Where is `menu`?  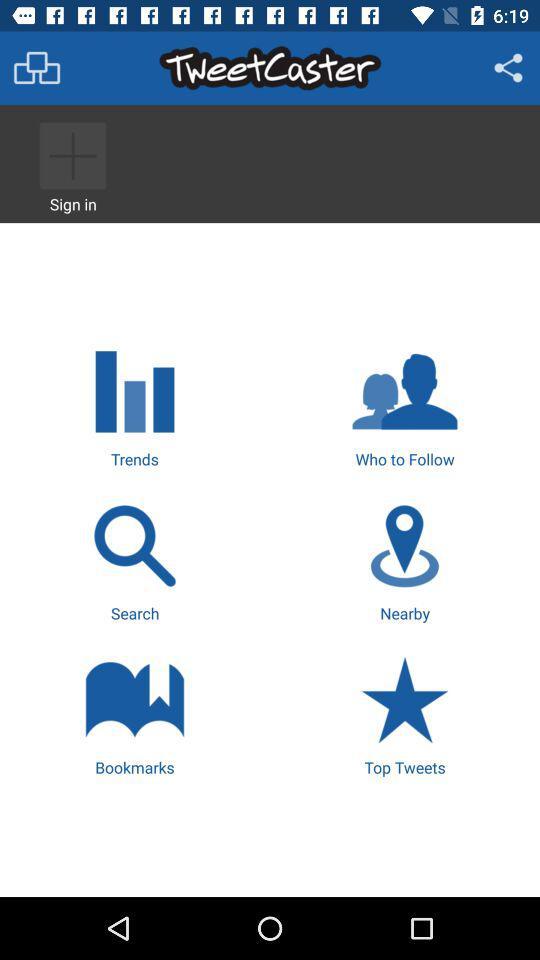
menu is located at coordinates (36, 68).